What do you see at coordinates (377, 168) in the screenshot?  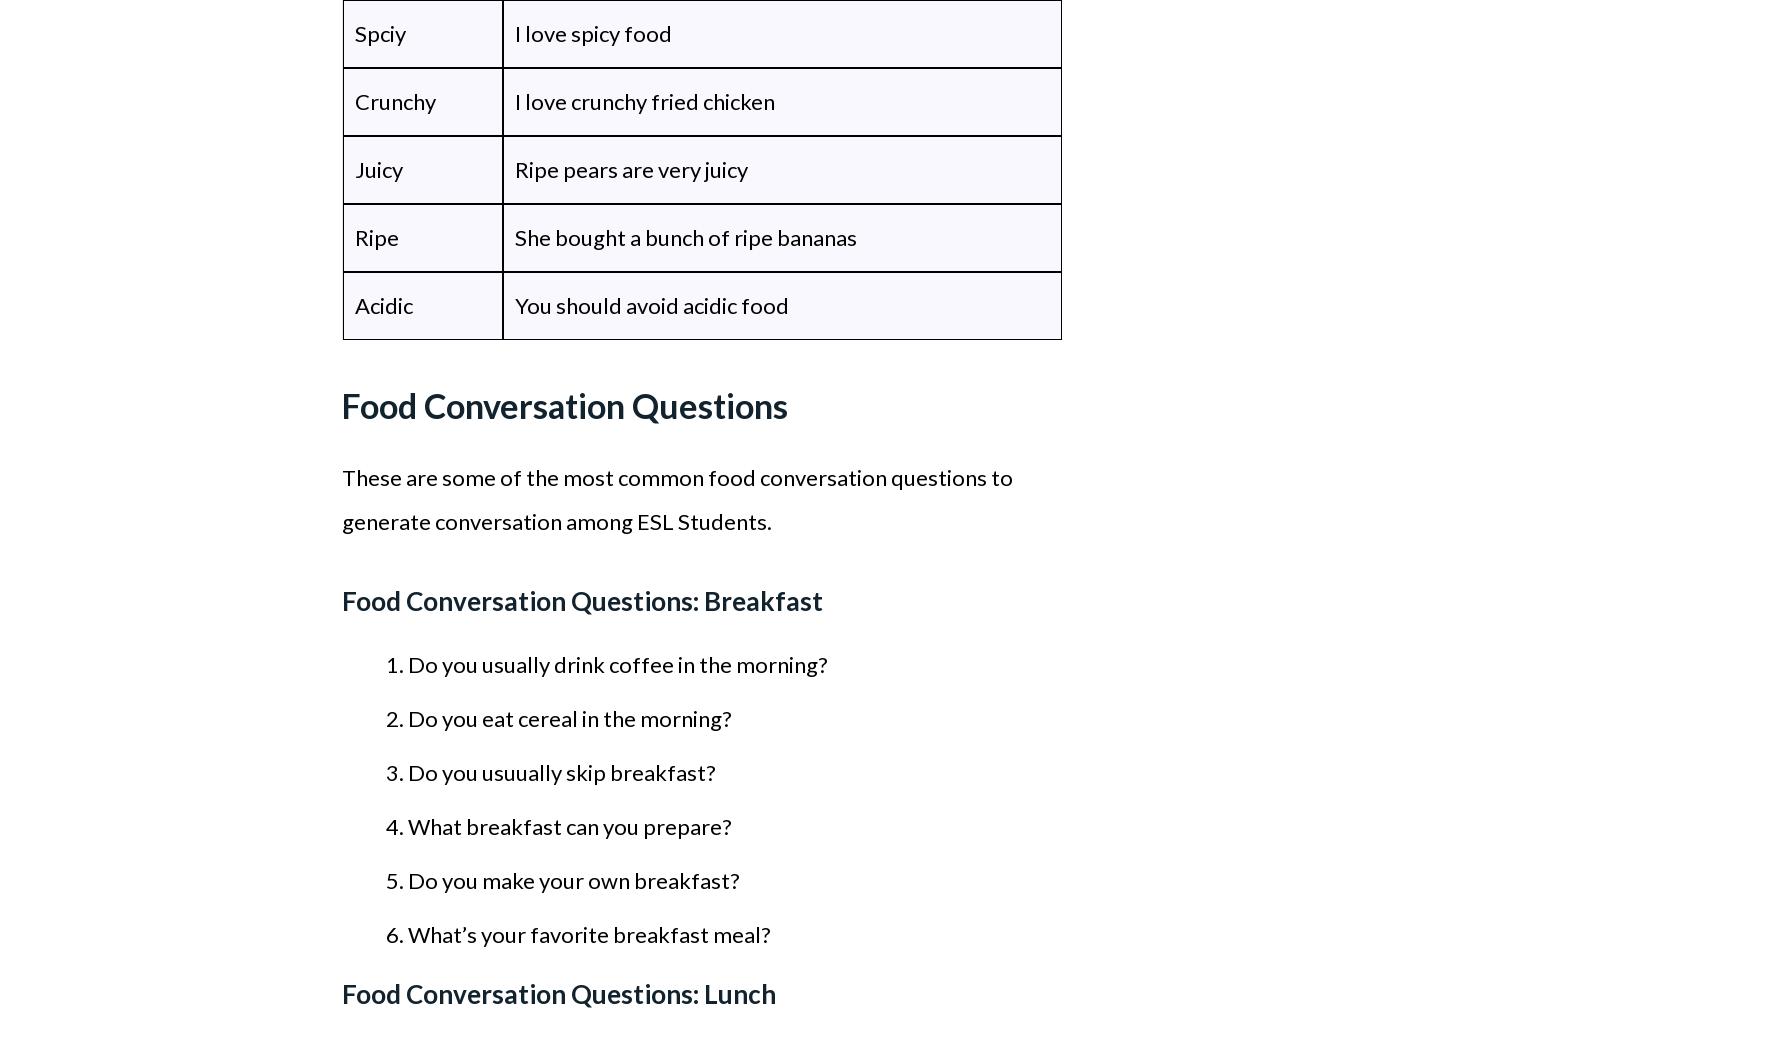 I see `'Juicy'` at bounding box center [377, 168].